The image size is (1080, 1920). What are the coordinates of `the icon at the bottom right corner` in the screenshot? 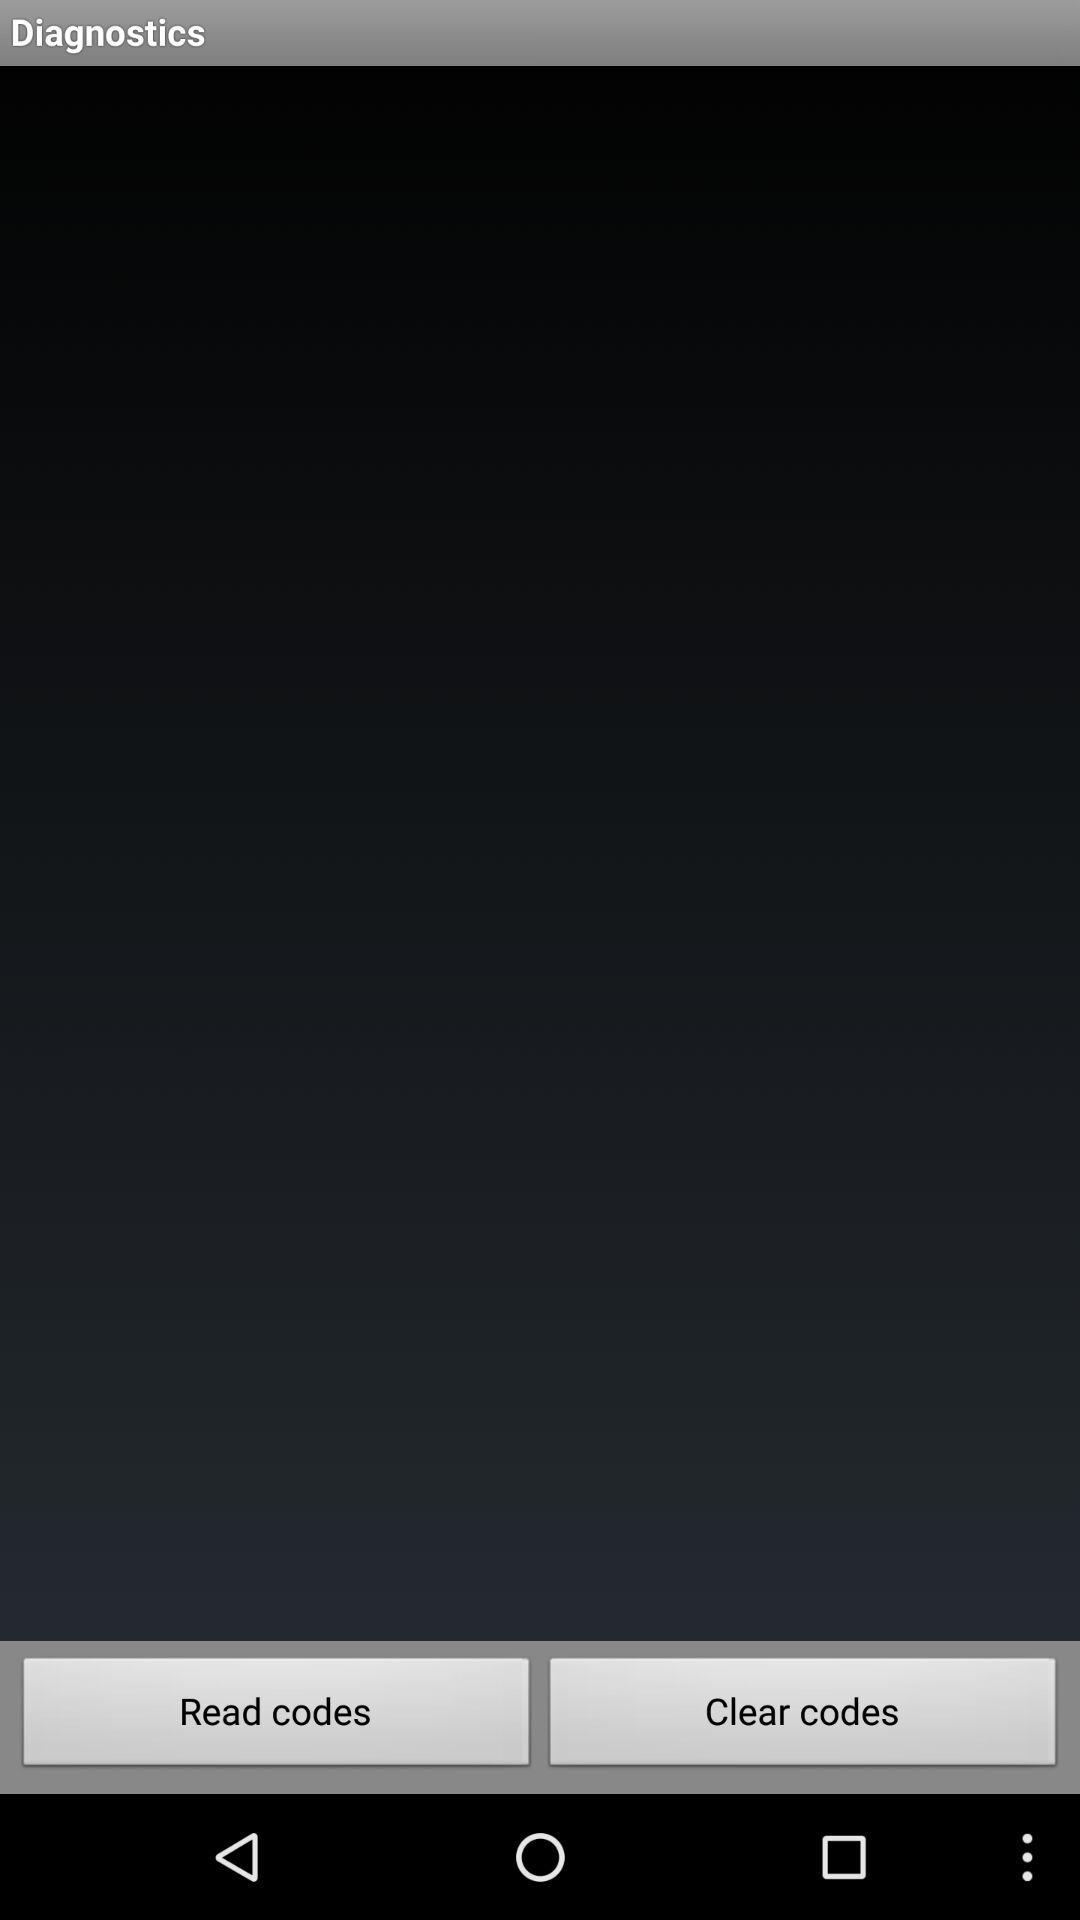 It's located at (802, 1716).